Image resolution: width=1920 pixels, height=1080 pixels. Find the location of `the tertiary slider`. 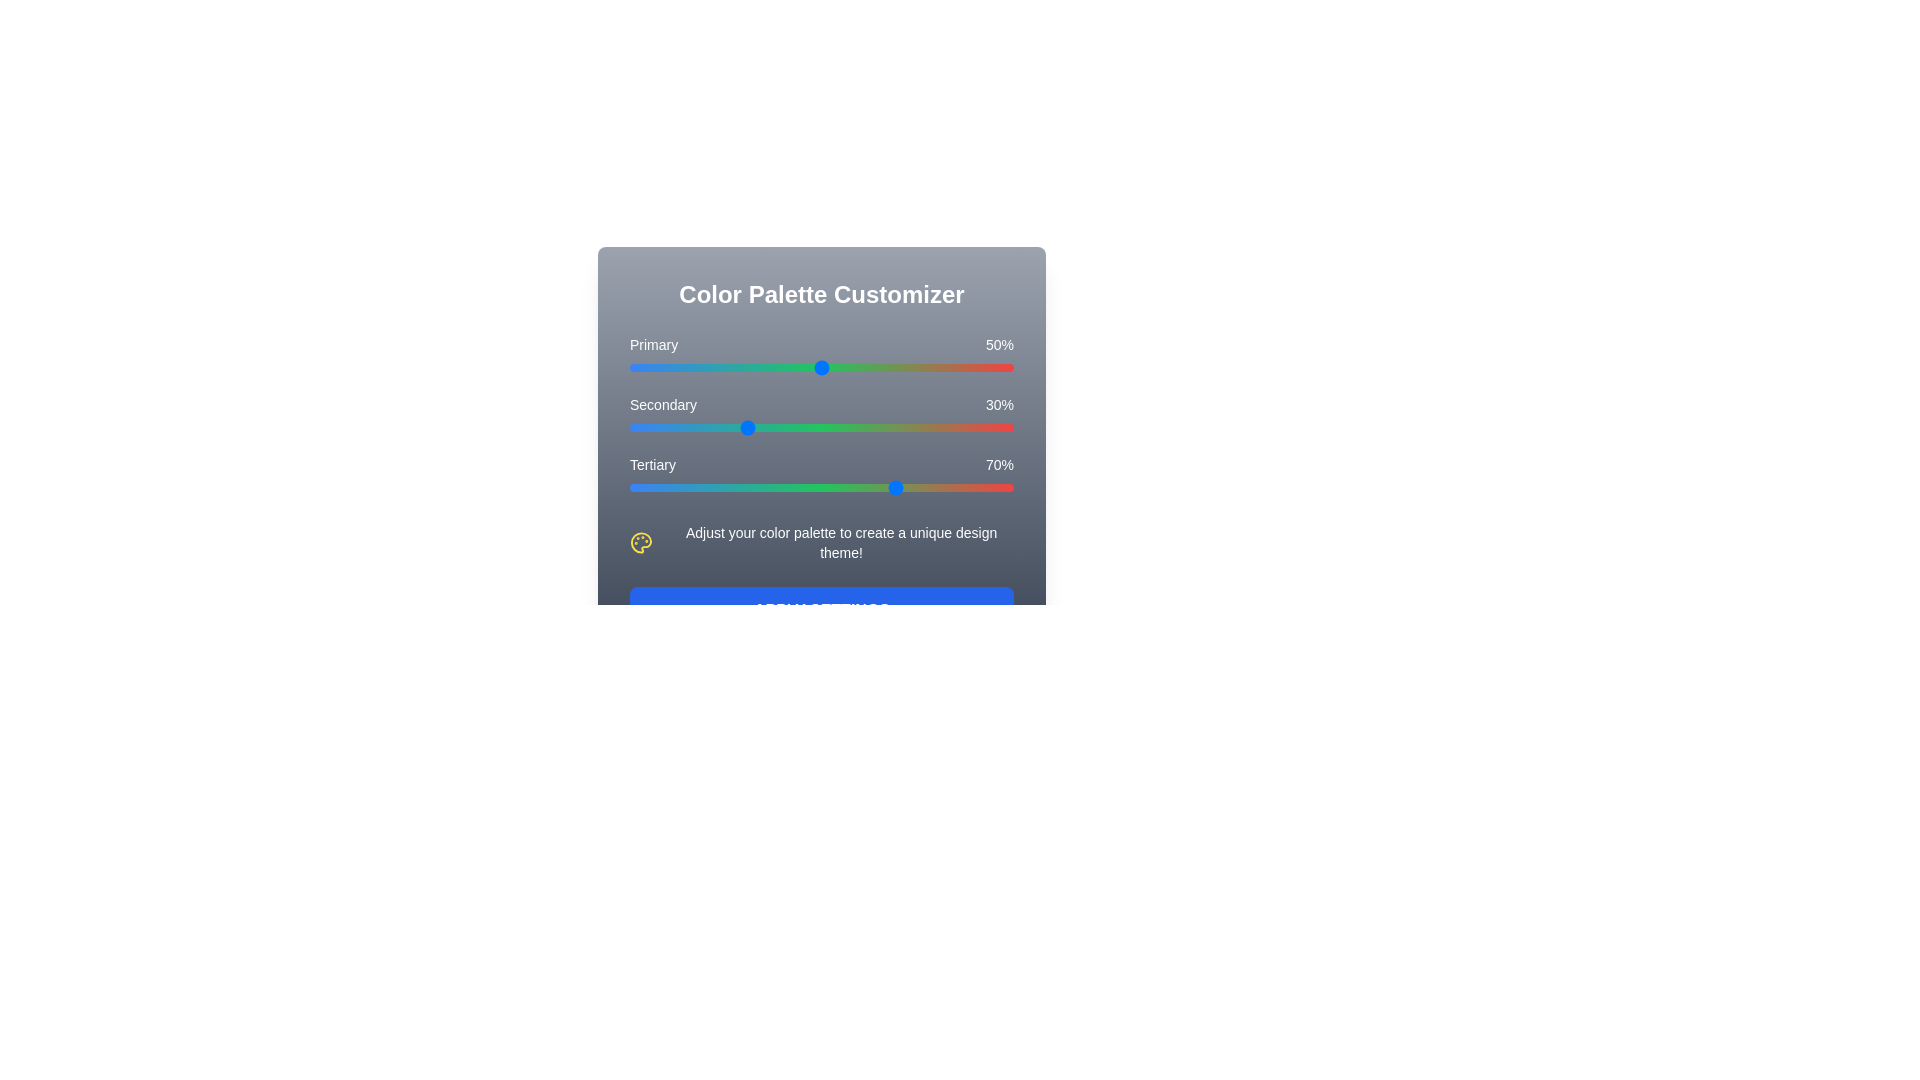

the tertiary slider is located at coordinates (947, 488).